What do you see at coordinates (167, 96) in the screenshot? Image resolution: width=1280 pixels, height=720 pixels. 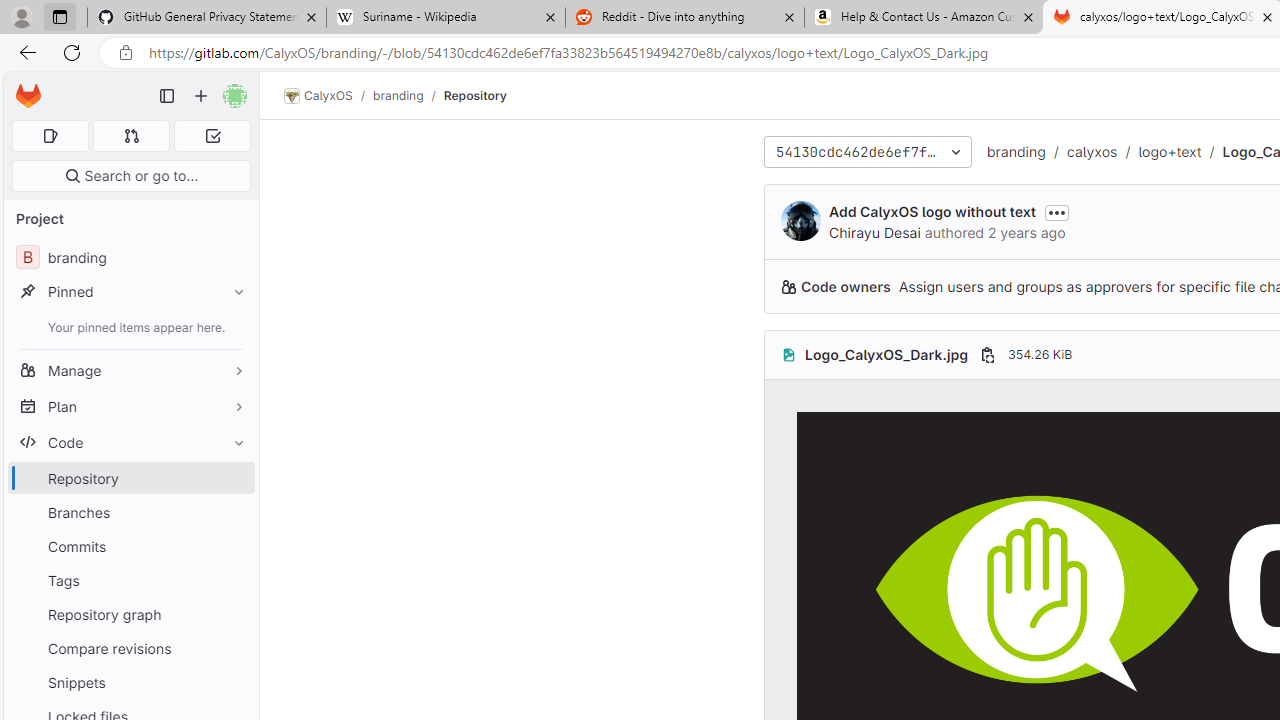 I see `'Primary navigation sidebar'` at bounding box center [167, 96].